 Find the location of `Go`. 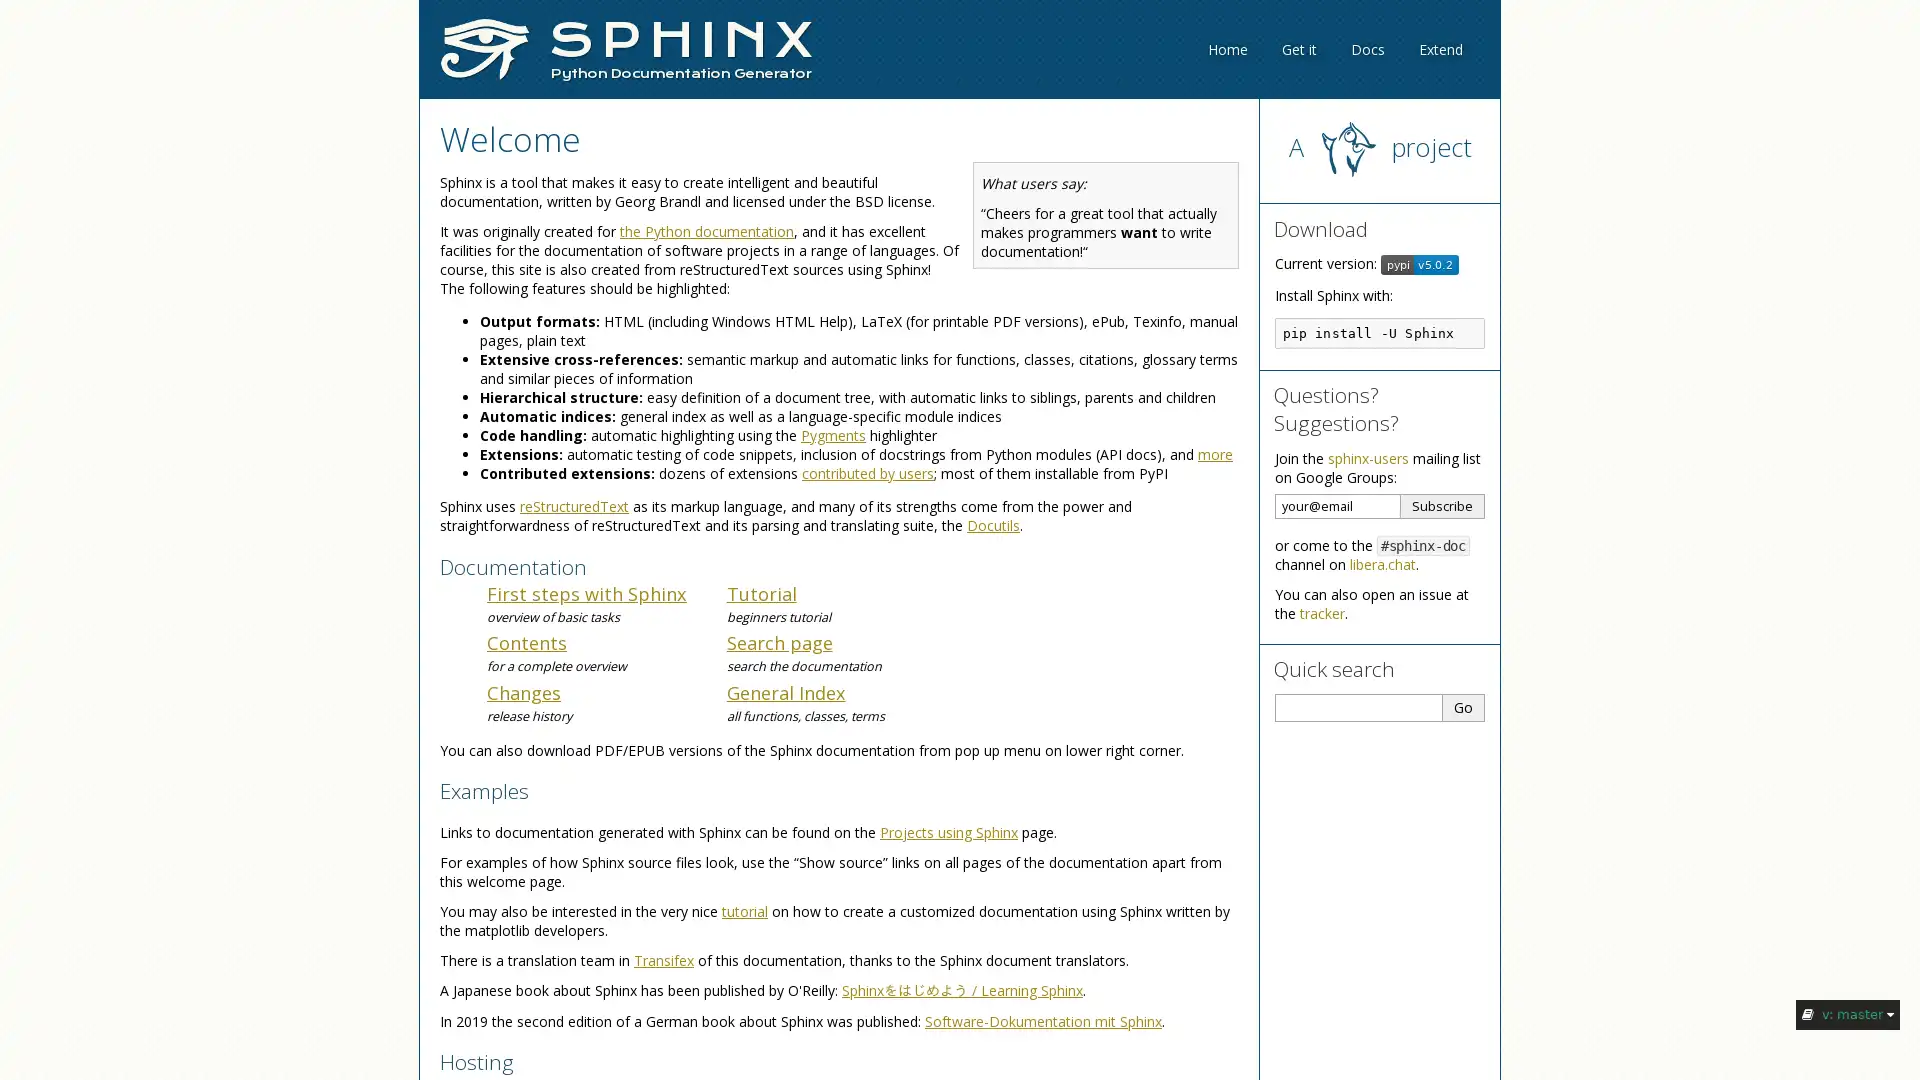

Go is located at coordinates (1464, 705).